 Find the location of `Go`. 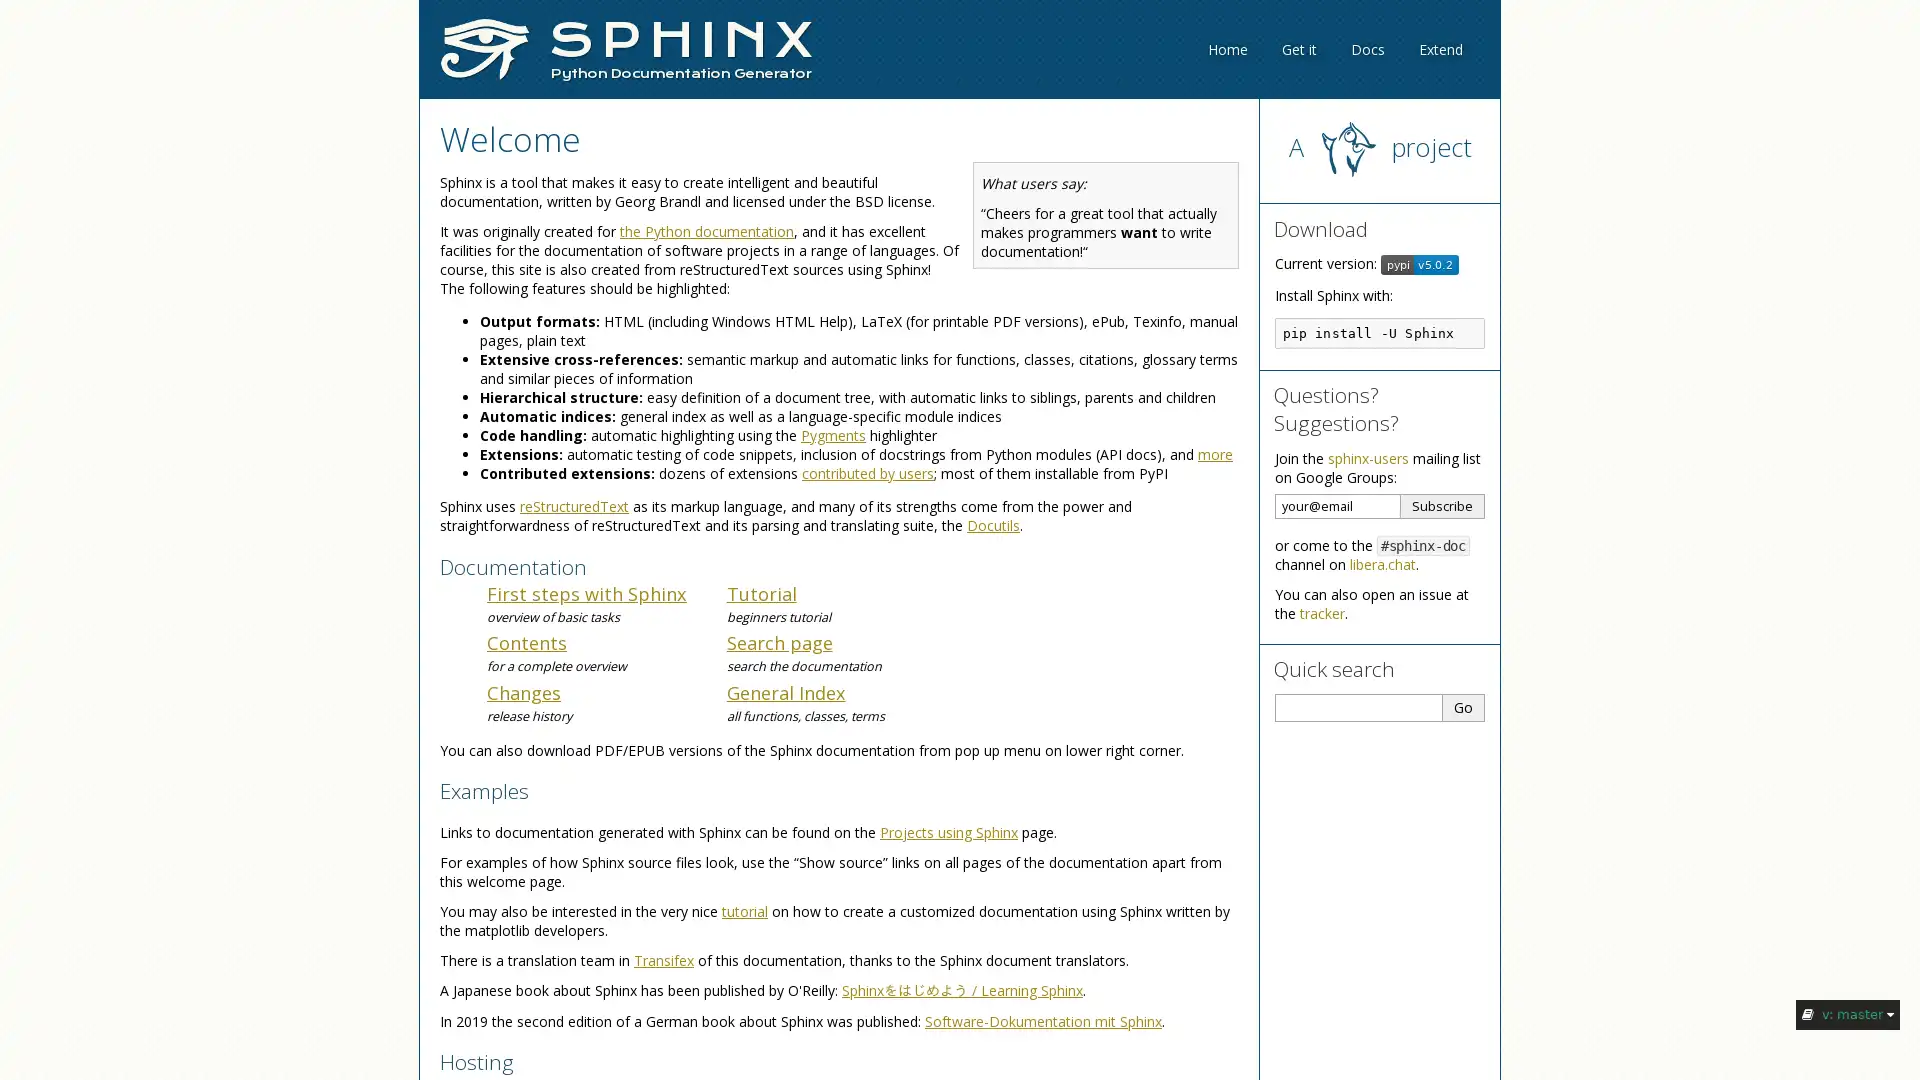

Go is located at coordinates (1464, 705).